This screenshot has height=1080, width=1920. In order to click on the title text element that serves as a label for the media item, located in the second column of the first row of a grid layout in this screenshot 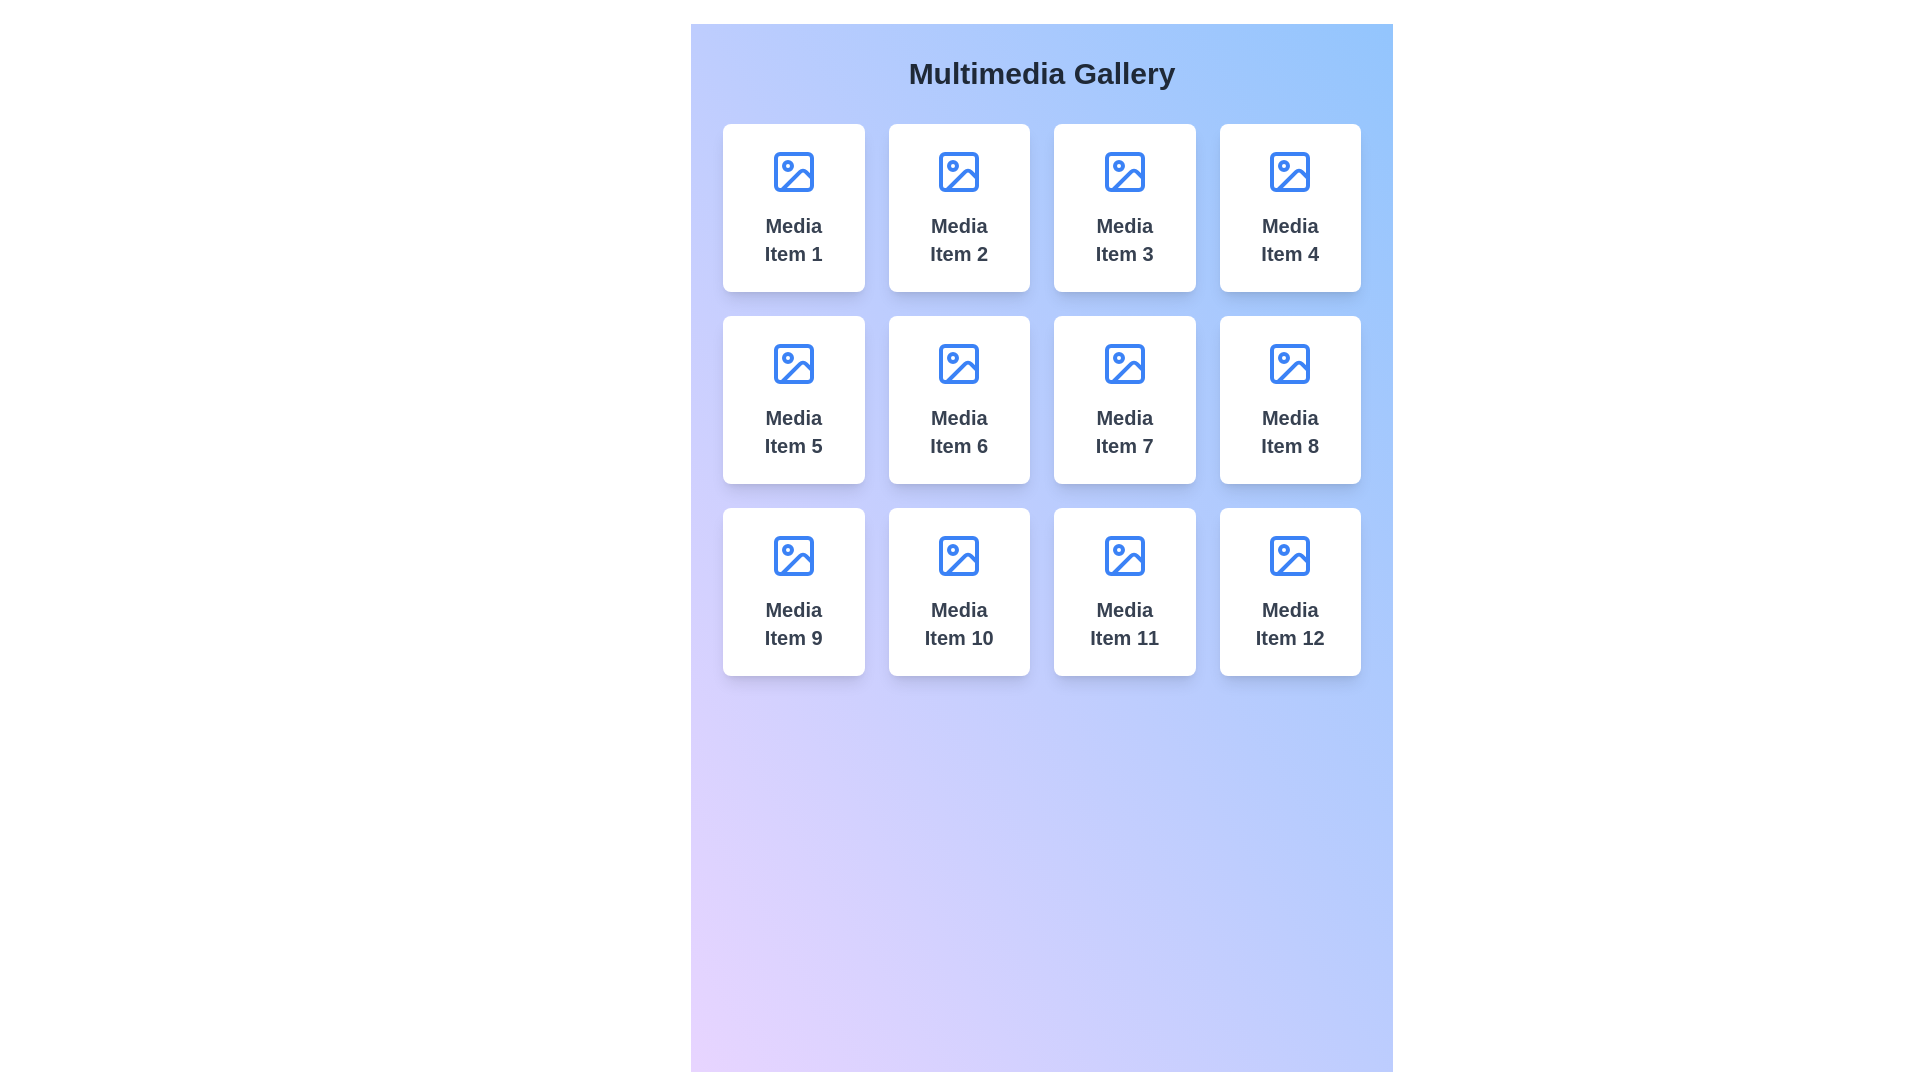, I will do `click(958, 238)`.